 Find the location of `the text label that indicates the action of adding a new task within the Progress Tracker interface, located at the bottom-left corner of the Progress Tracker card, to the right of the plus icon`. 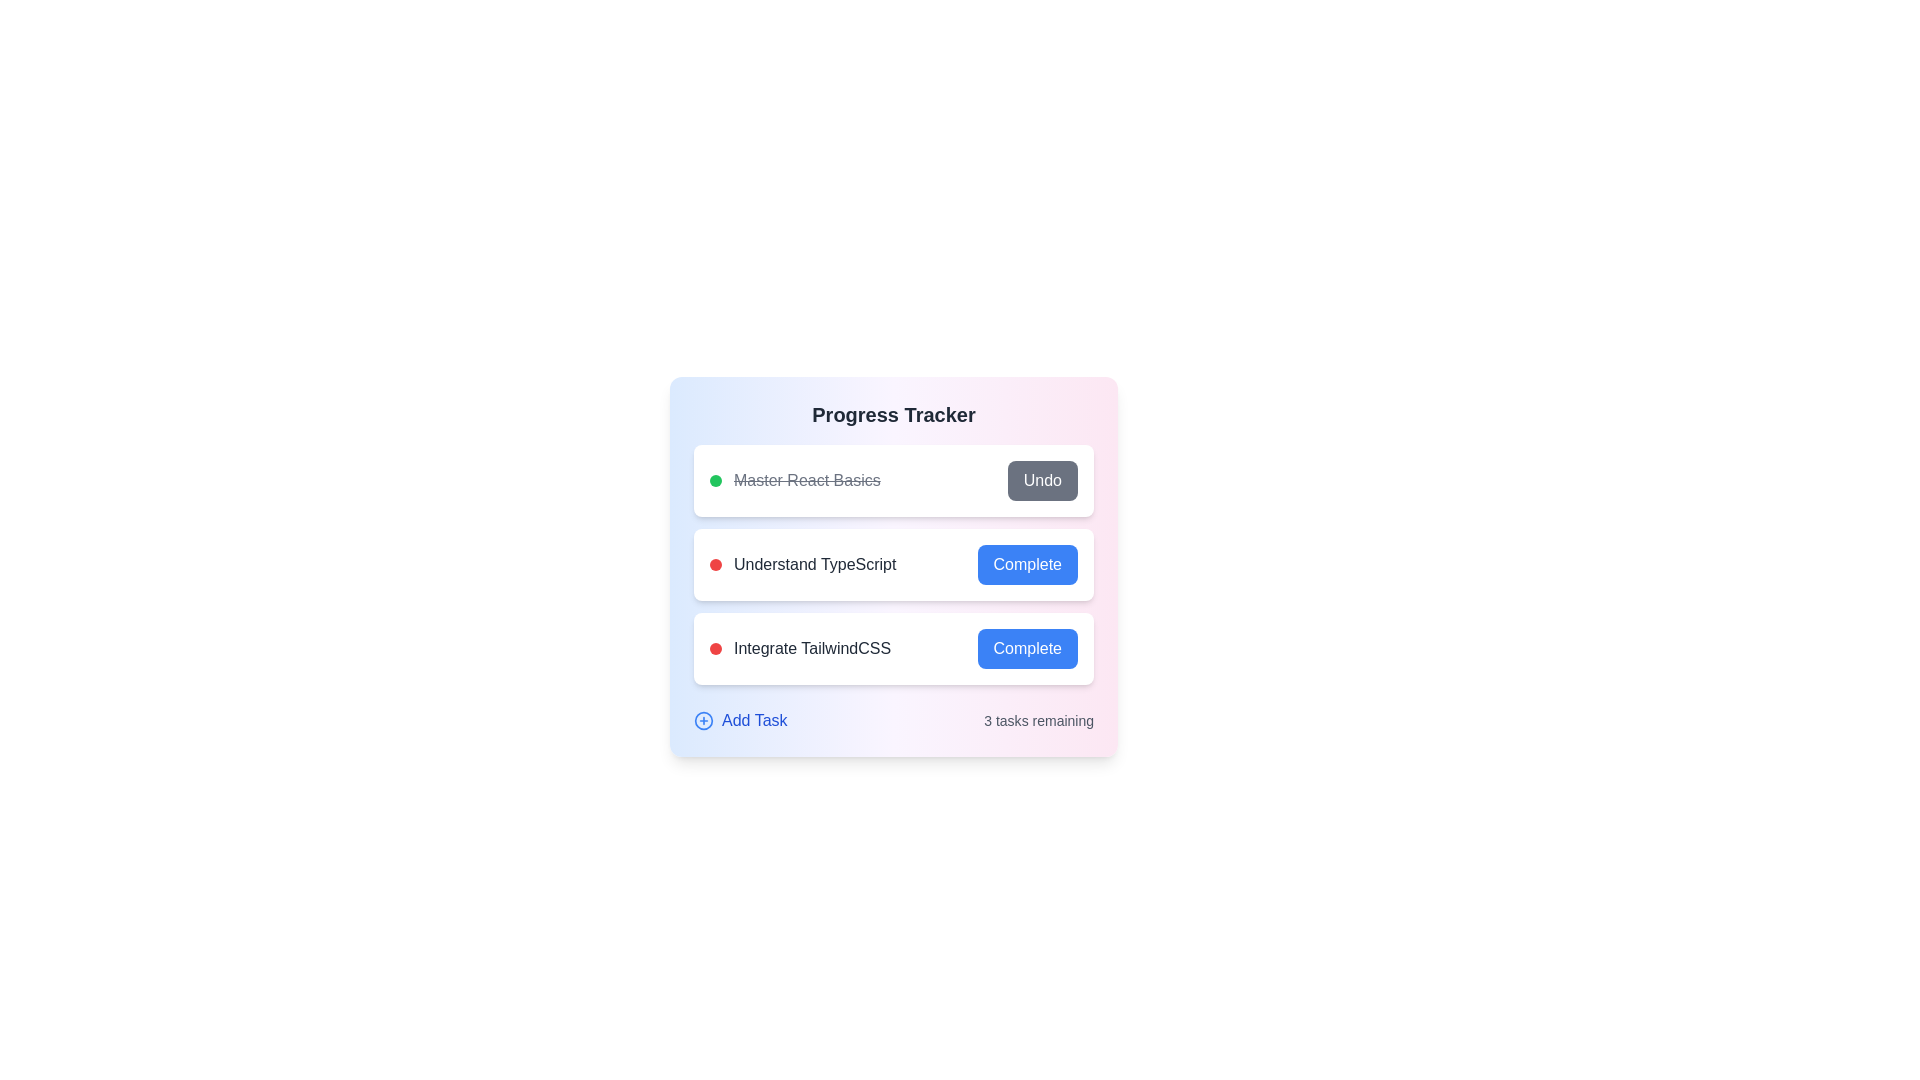

the text label that indicates the action of adding a new task within the Progress Tracker interface, located at the bottom-left corner of the Progress Tracker card, to the right of the plus icon is located at coordinates (753, 721).